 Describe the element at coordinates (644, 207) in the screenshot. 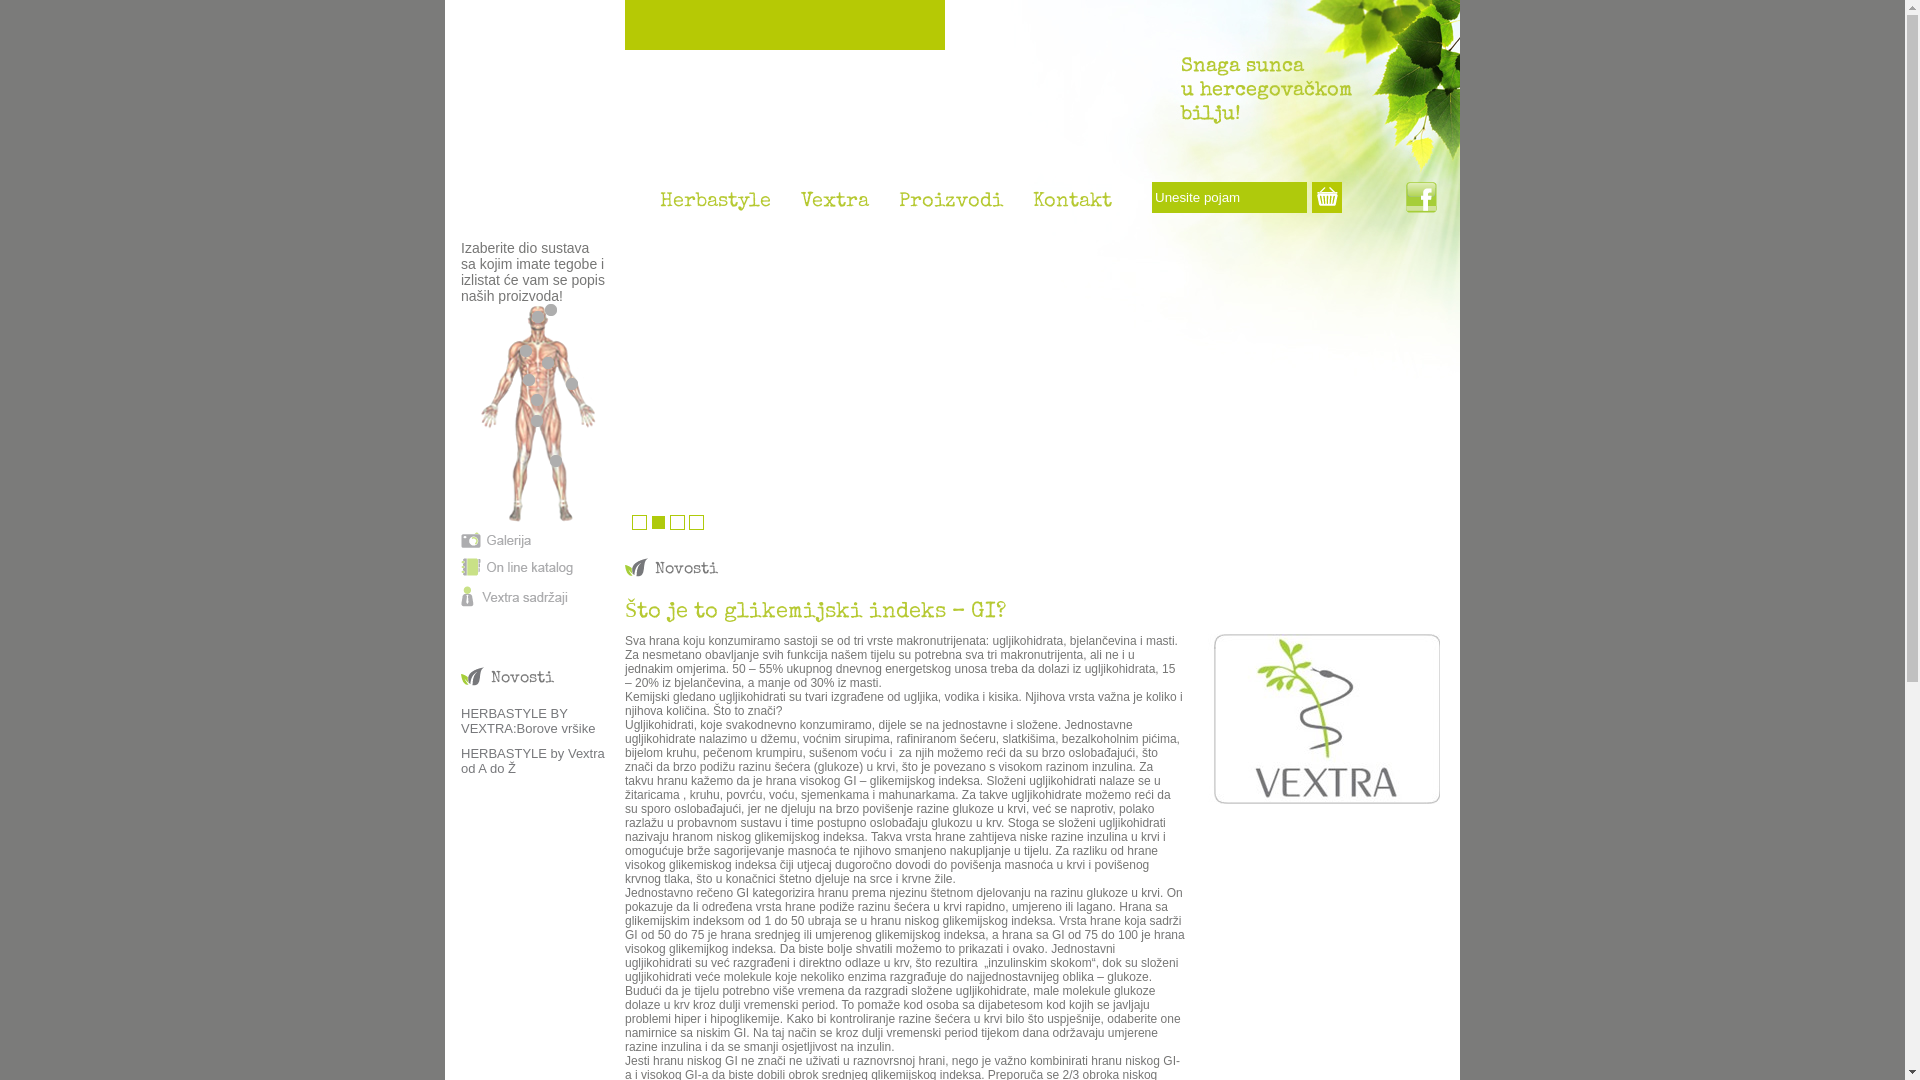

I see `'Herbastyle'` at that location.